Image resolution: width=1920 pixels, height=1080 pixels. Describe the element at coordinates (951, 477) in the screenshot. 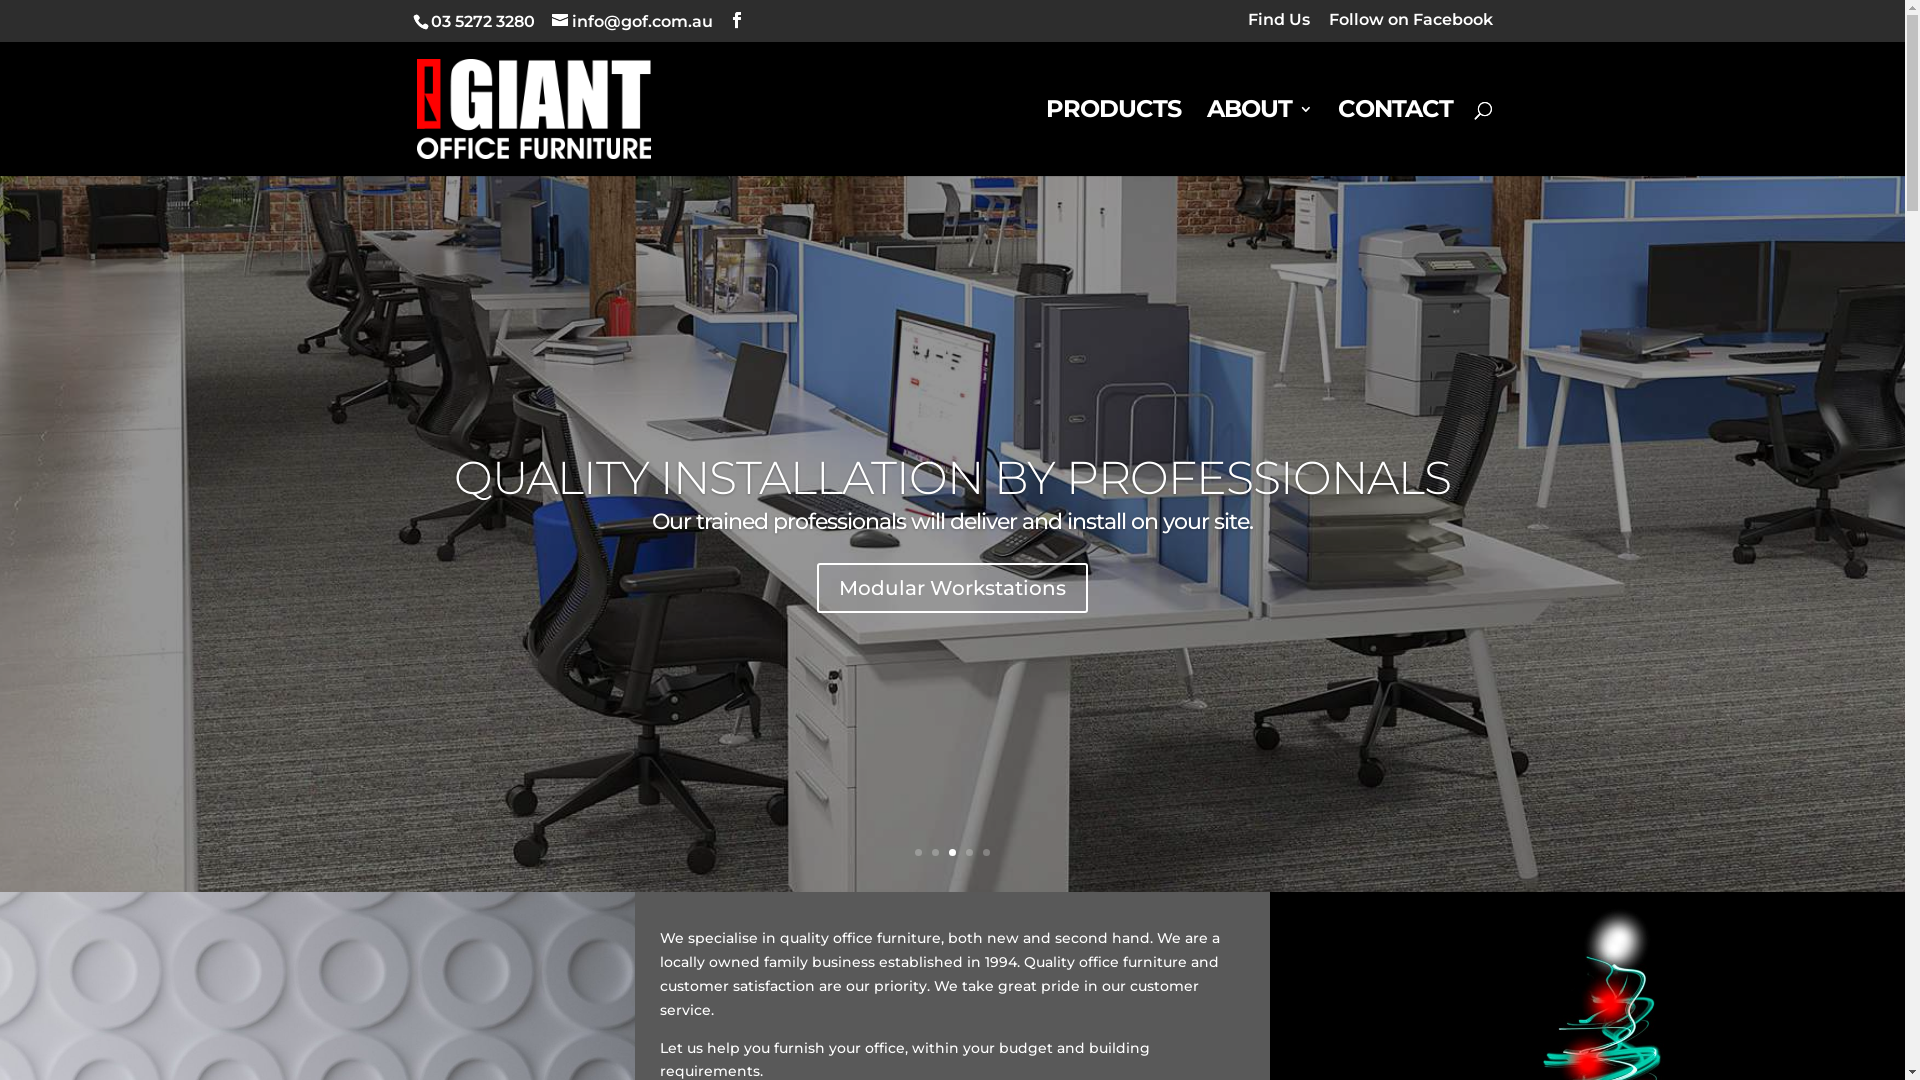

I see `'QUALITY INSTALLATION BY PROFESSIONALS'` at that location.